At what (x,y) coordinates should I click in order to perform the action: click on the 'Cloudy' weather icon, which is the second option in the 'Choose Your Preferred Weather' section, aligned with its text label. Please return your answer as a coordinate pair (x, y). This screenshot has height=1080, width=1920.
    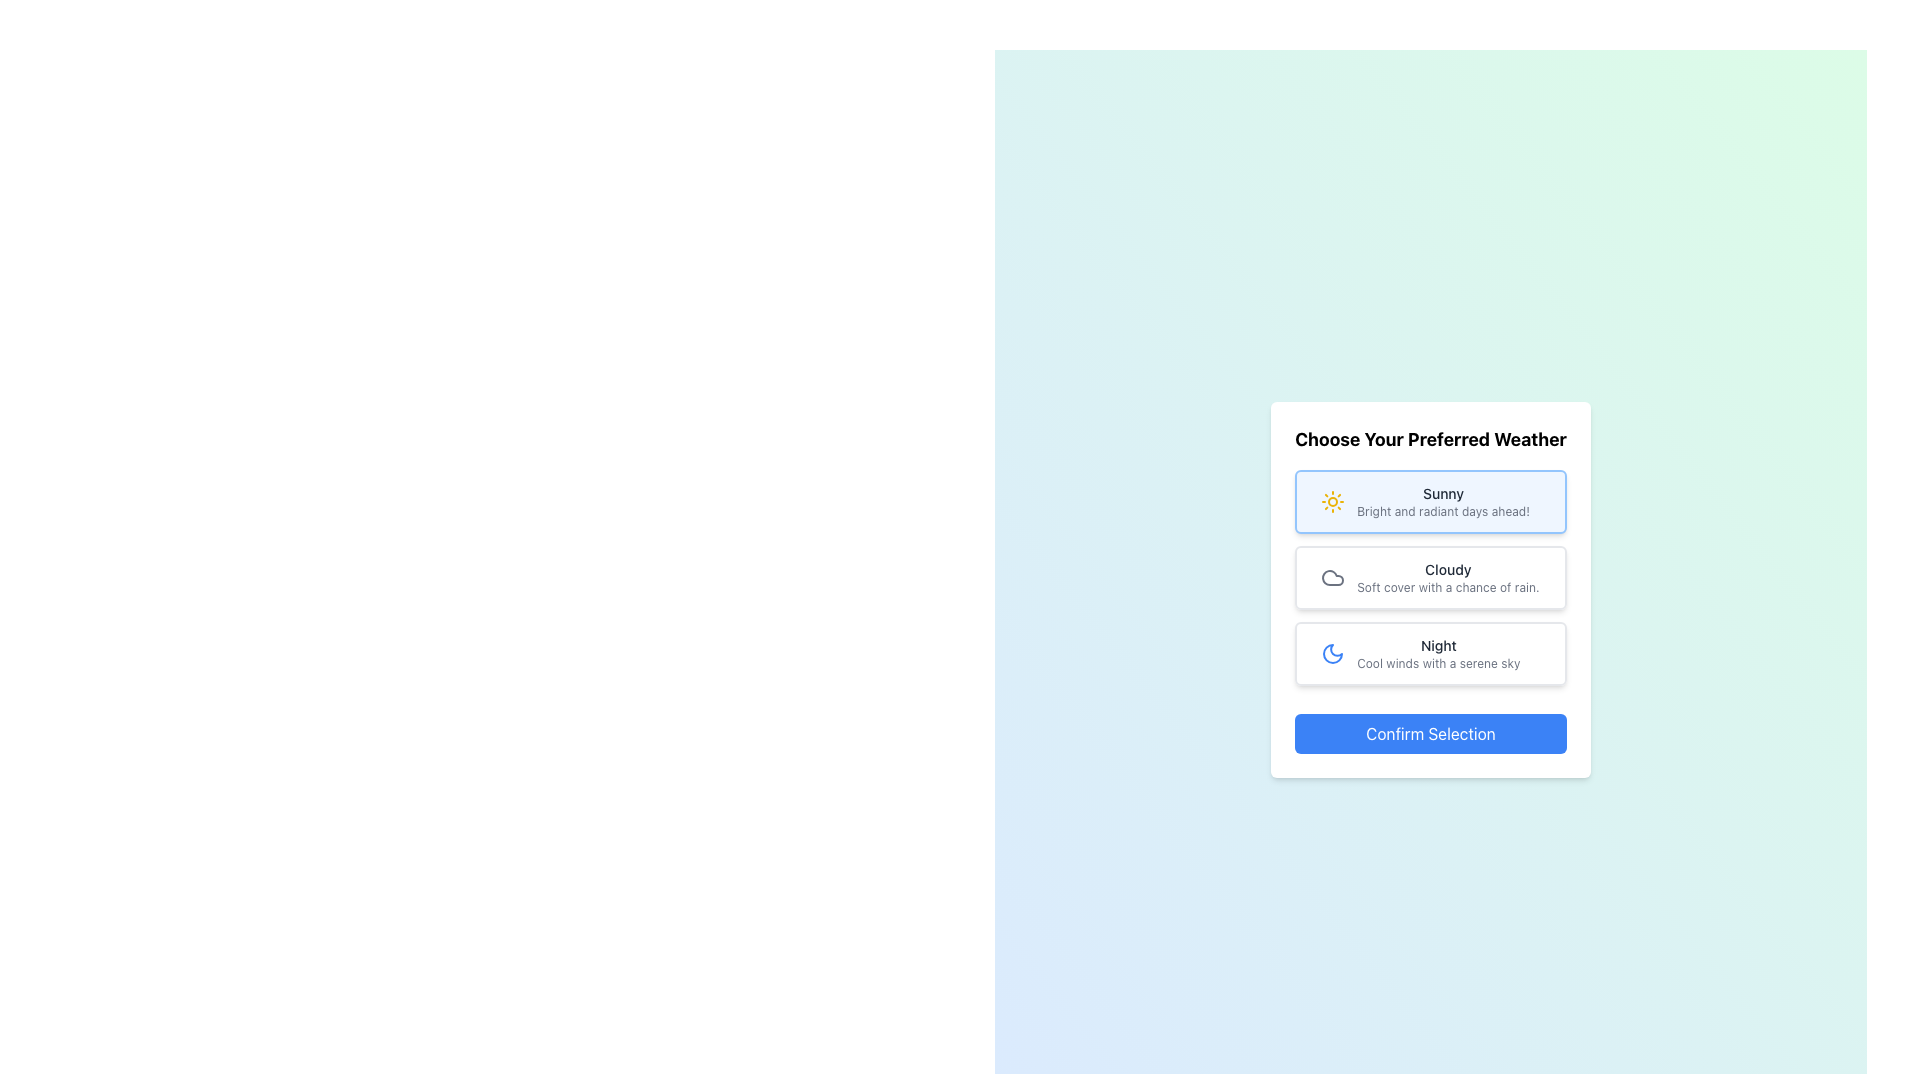
    Looking at the image, I should click on (1333, 578).